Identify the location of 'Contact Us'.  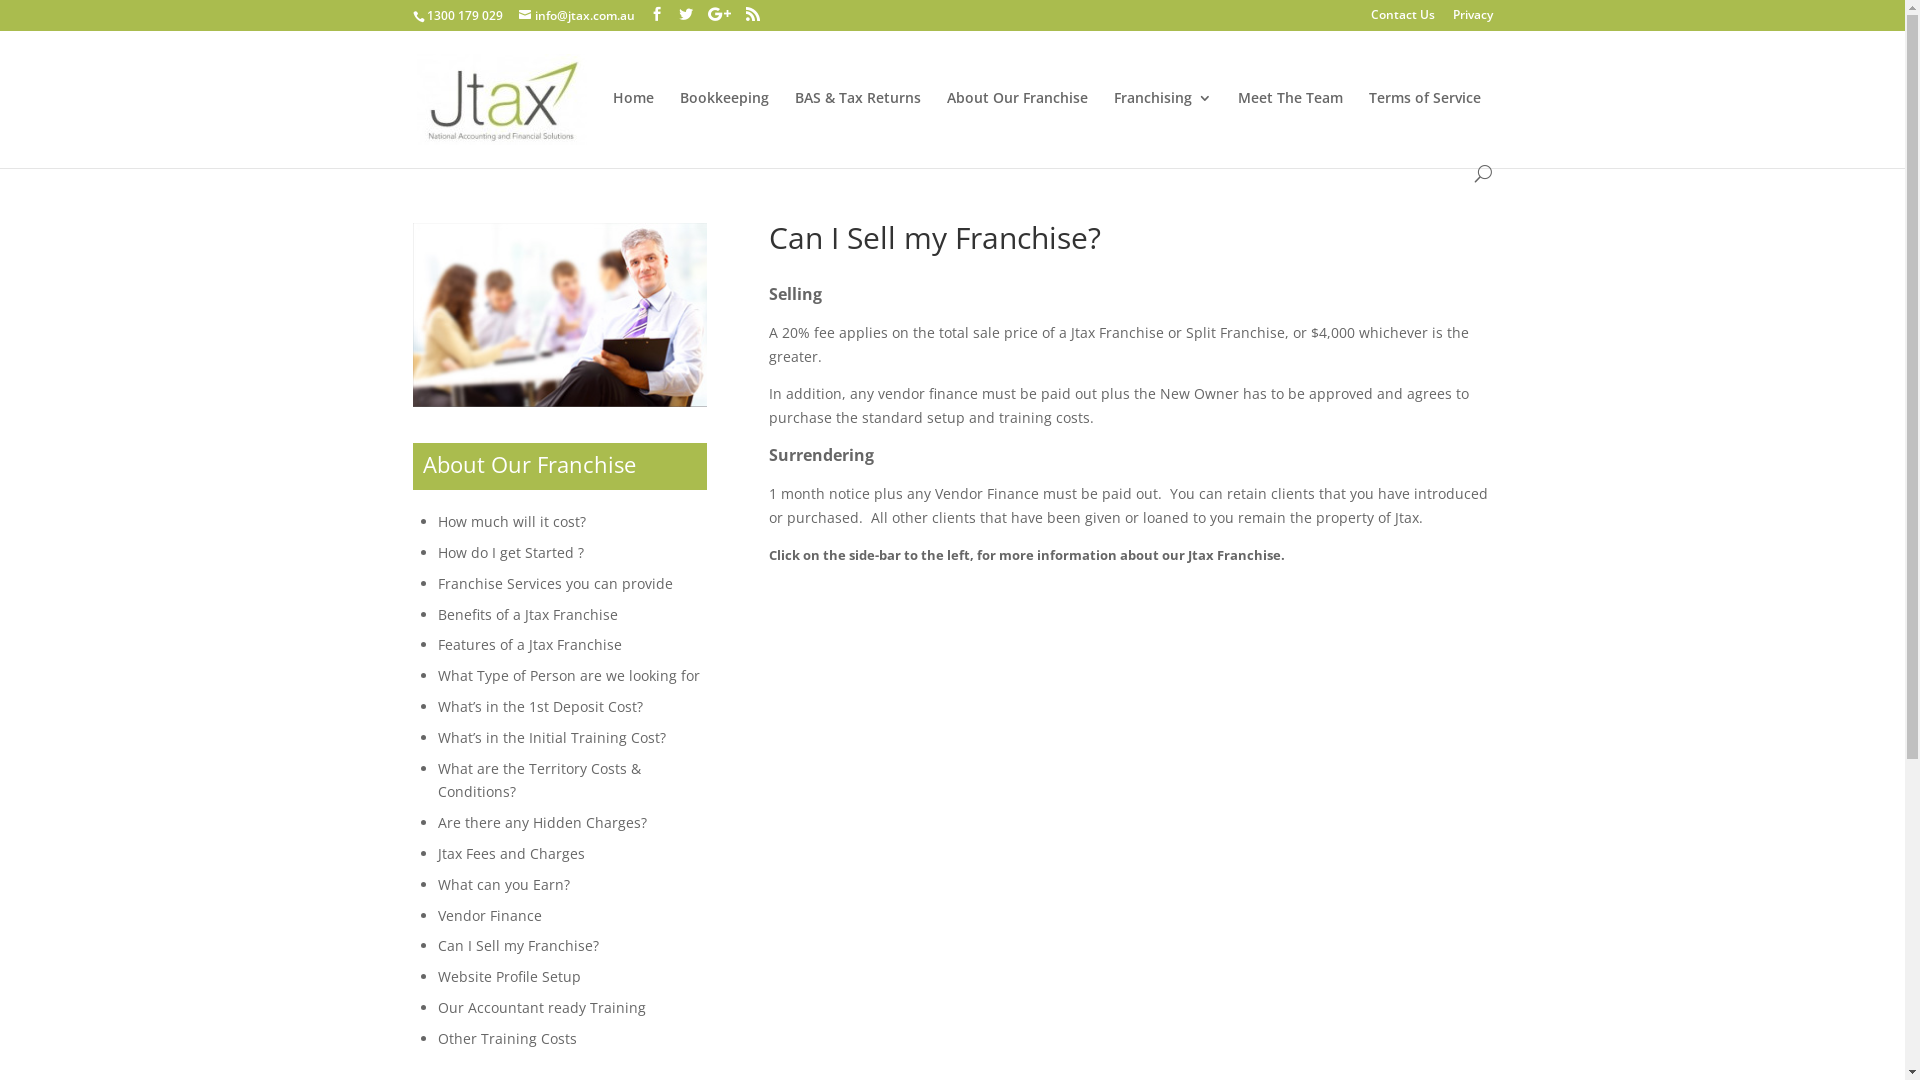
(1400, 19).